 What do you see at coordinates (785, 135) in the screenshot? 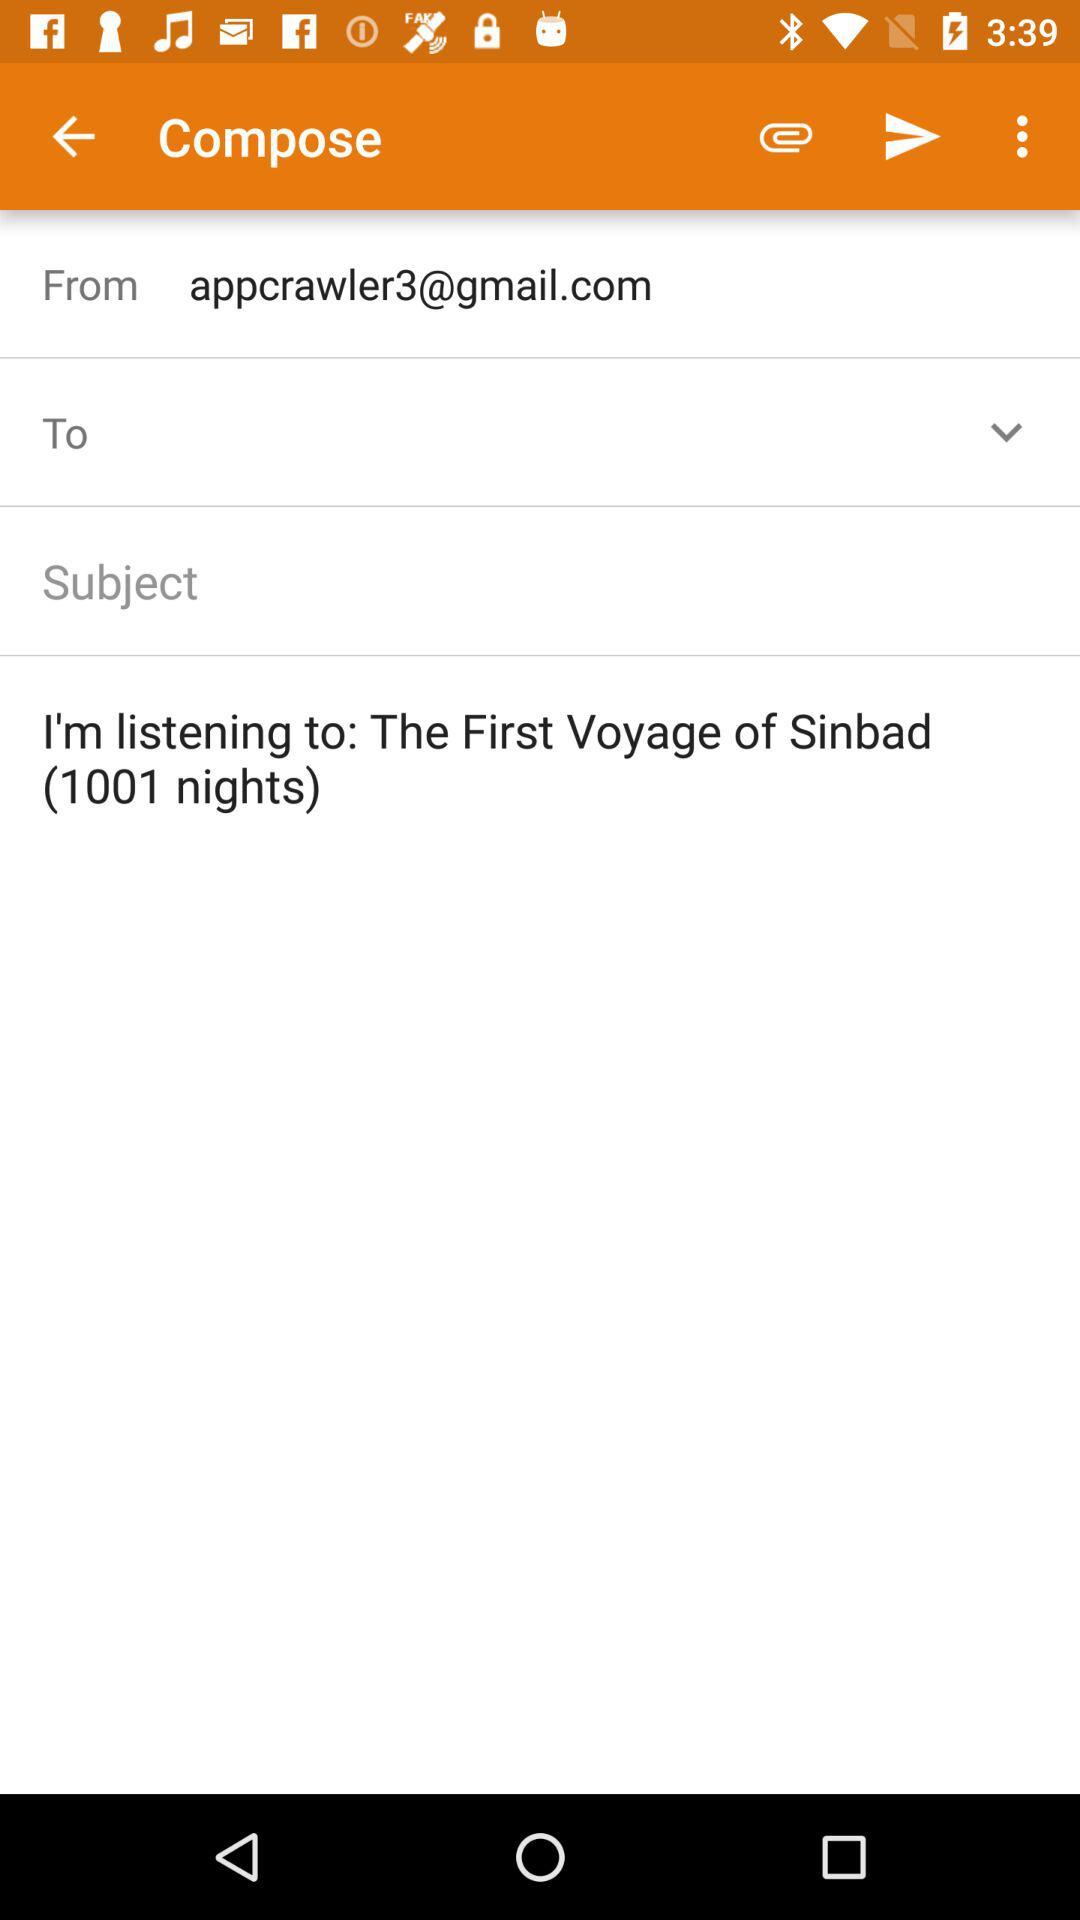
I see `the icon to the right of the compose` at bounding box center [785, 135].